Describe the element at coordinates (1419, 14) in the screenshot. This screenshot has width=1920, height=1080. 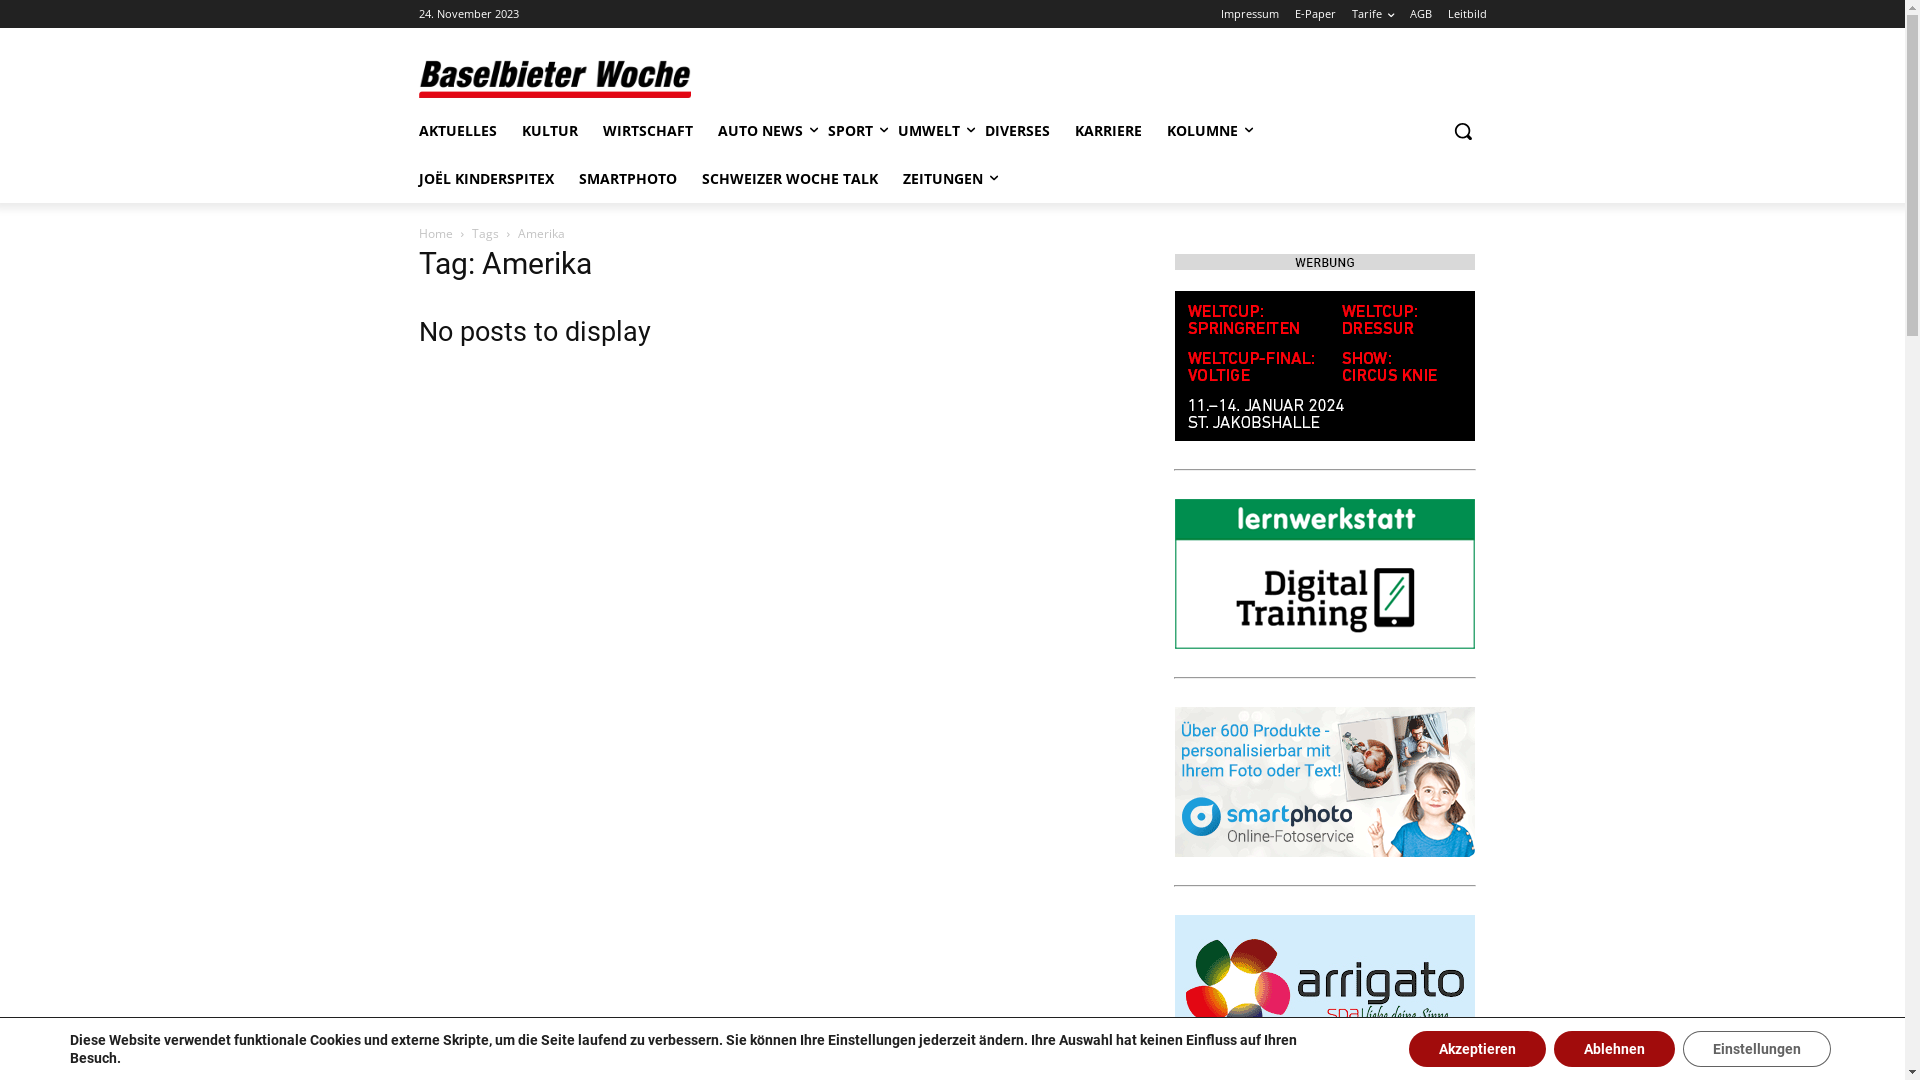
I see `'AGB'` at that location.